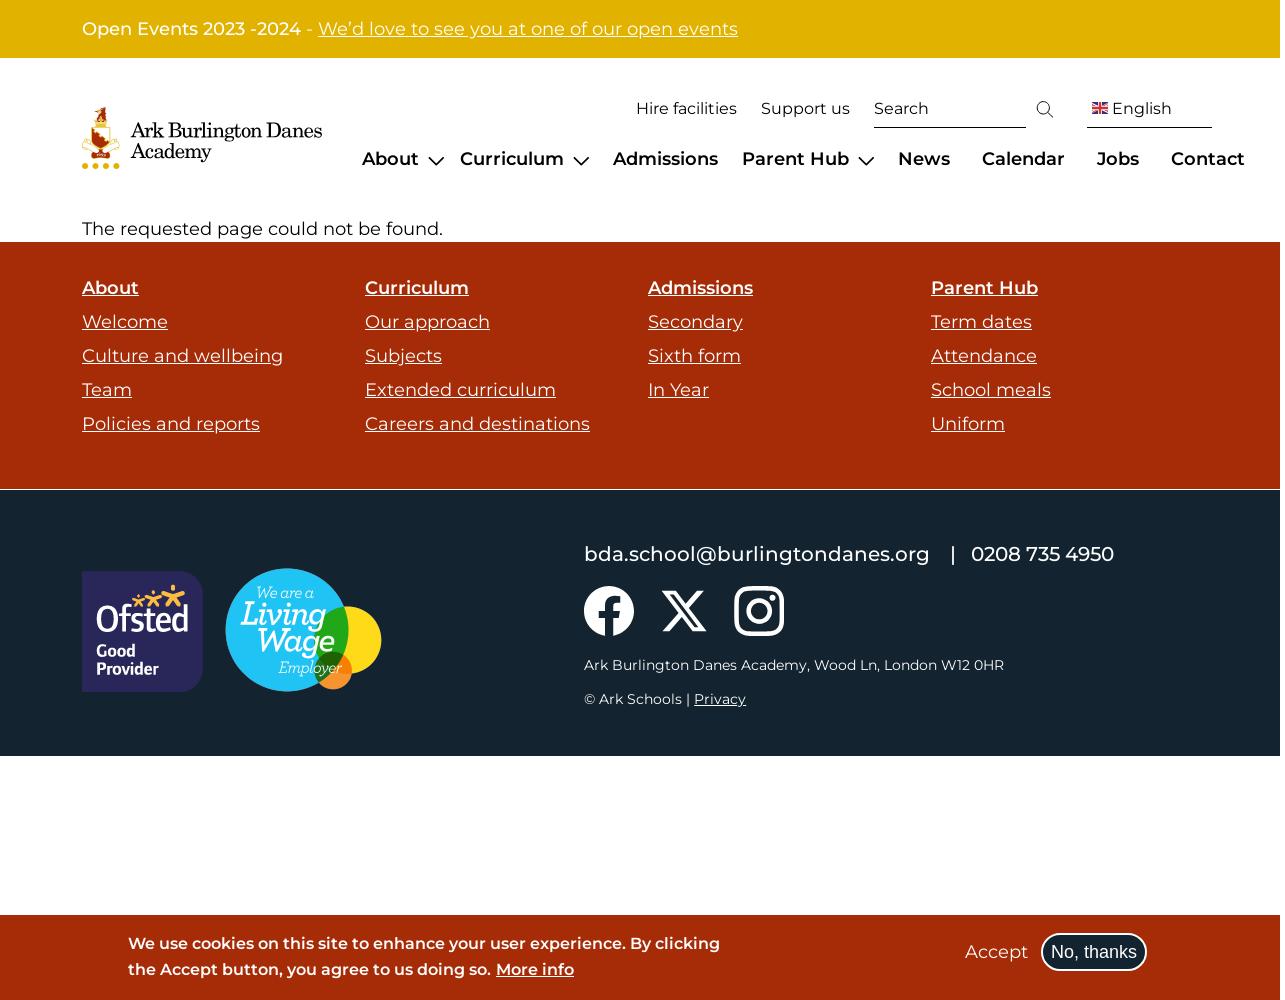 The height and width of the screenshot is (1000, 1285). What do you see at coordinates (456, 223) in the screenshot?
I see `'Our vision and values'` at bounding box center [456, 223].